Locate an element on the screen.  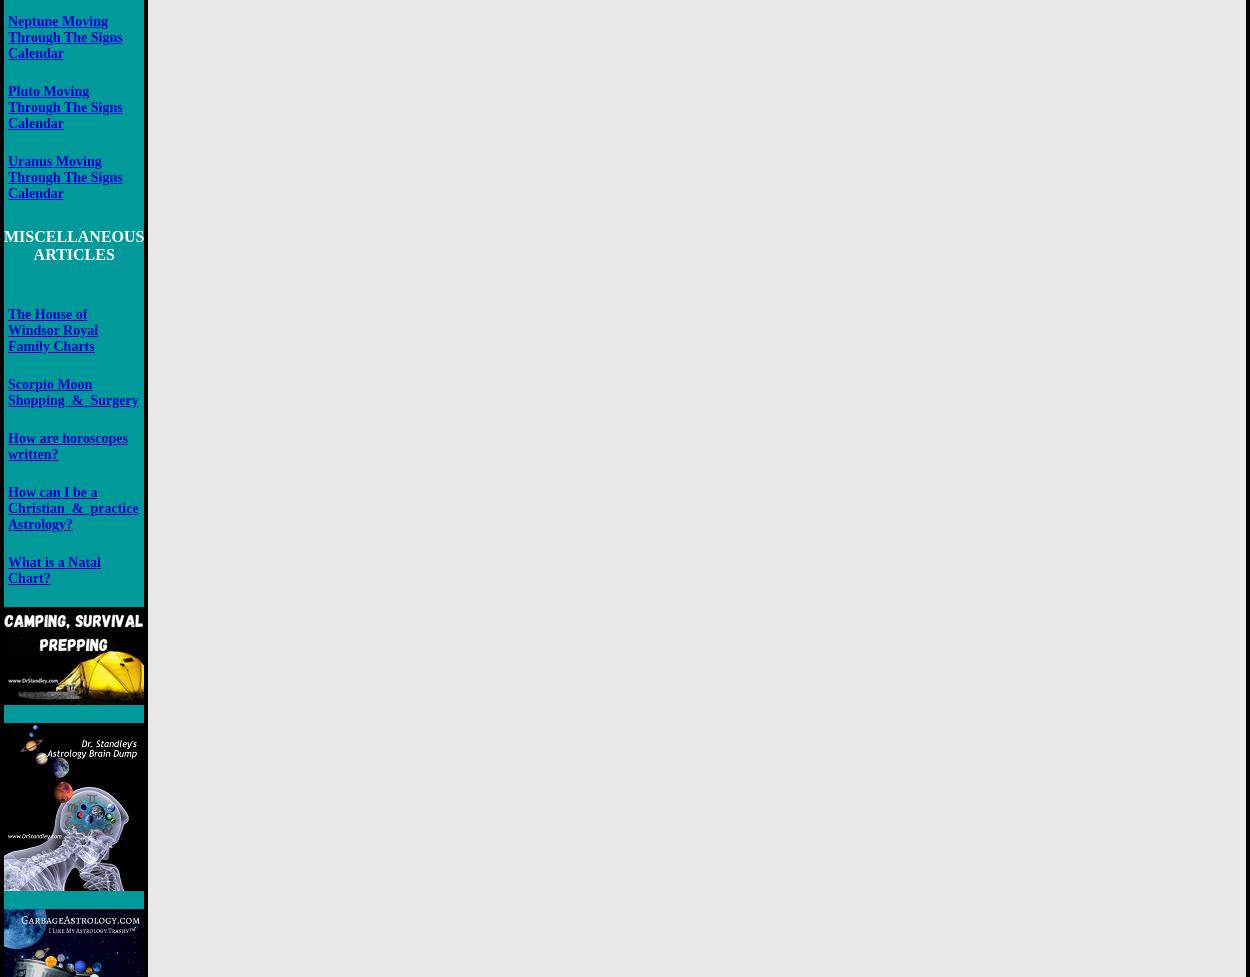
'Neptune Moving Through The Signs Calendar' is located at coordinates (64, 37).